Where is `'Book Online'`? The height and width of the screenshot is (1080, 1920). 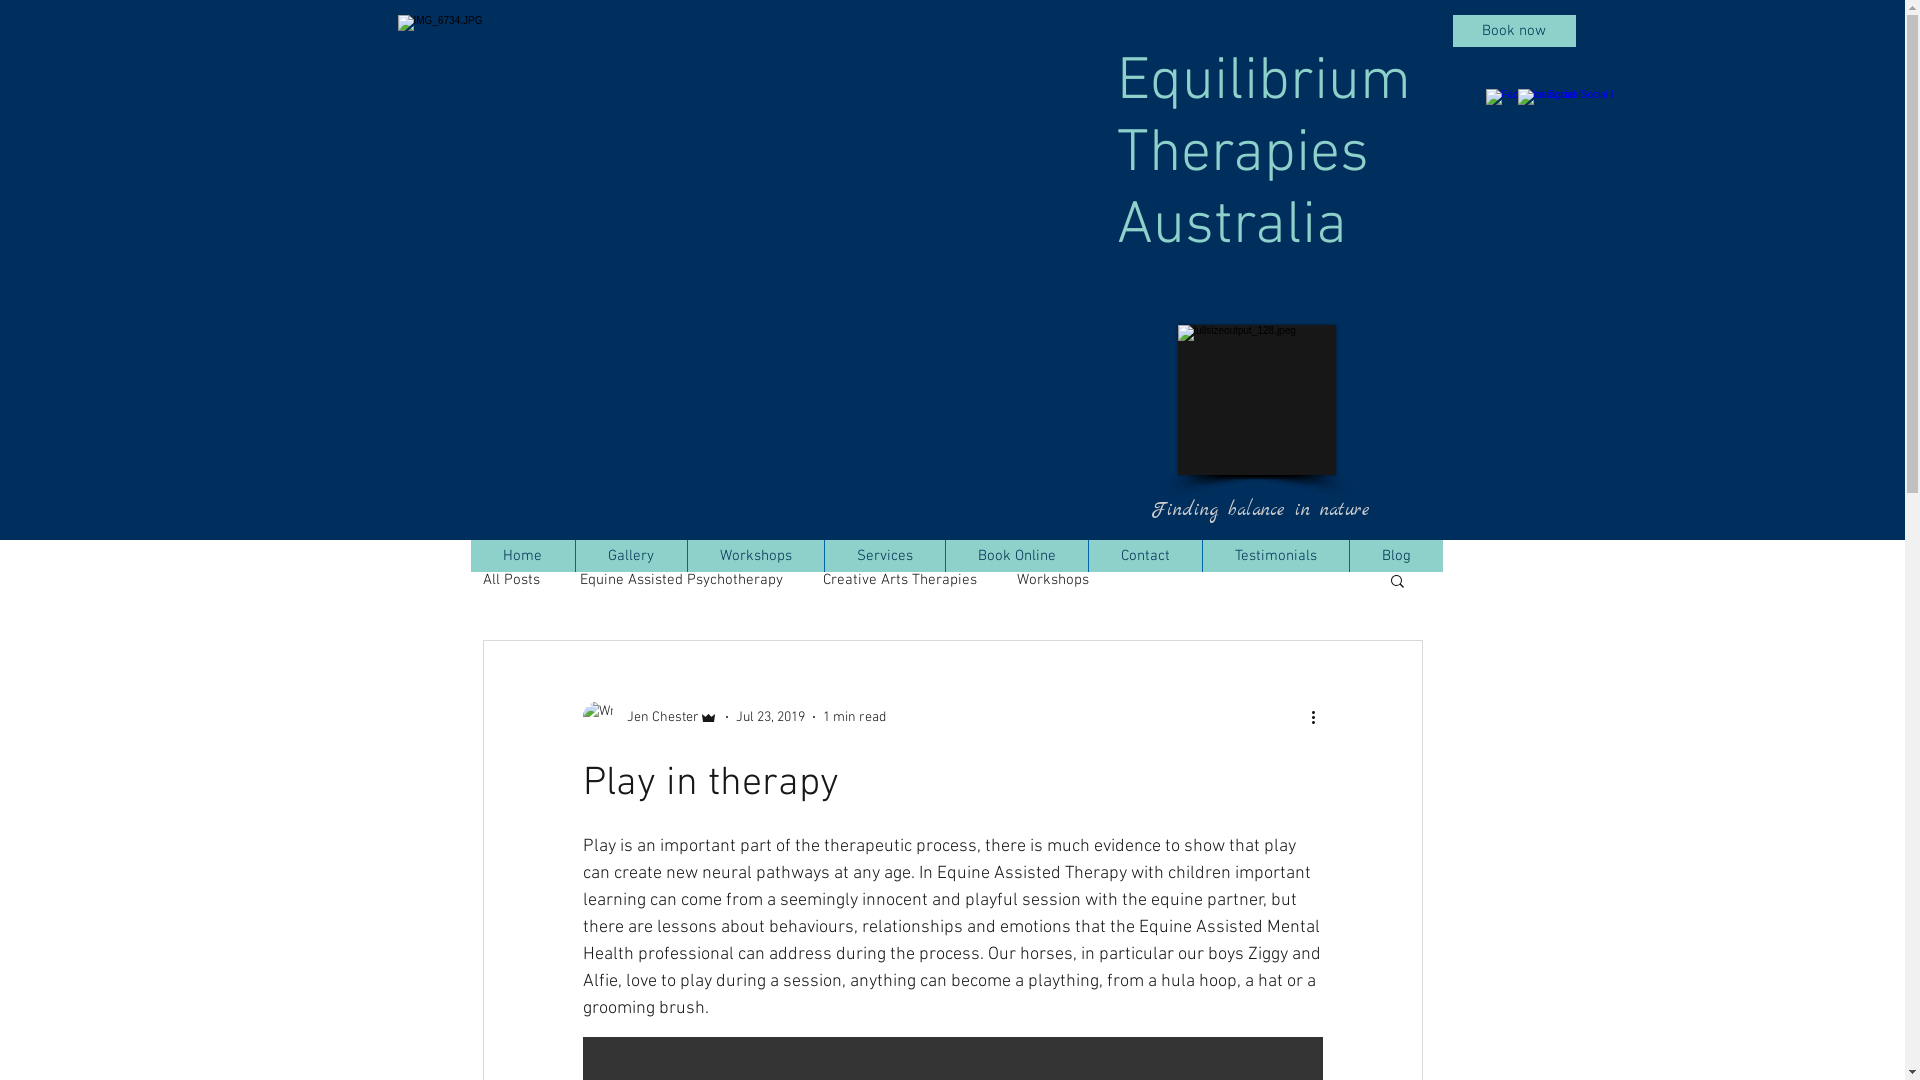
'Book Online' is located at coordinates (1015, 555).